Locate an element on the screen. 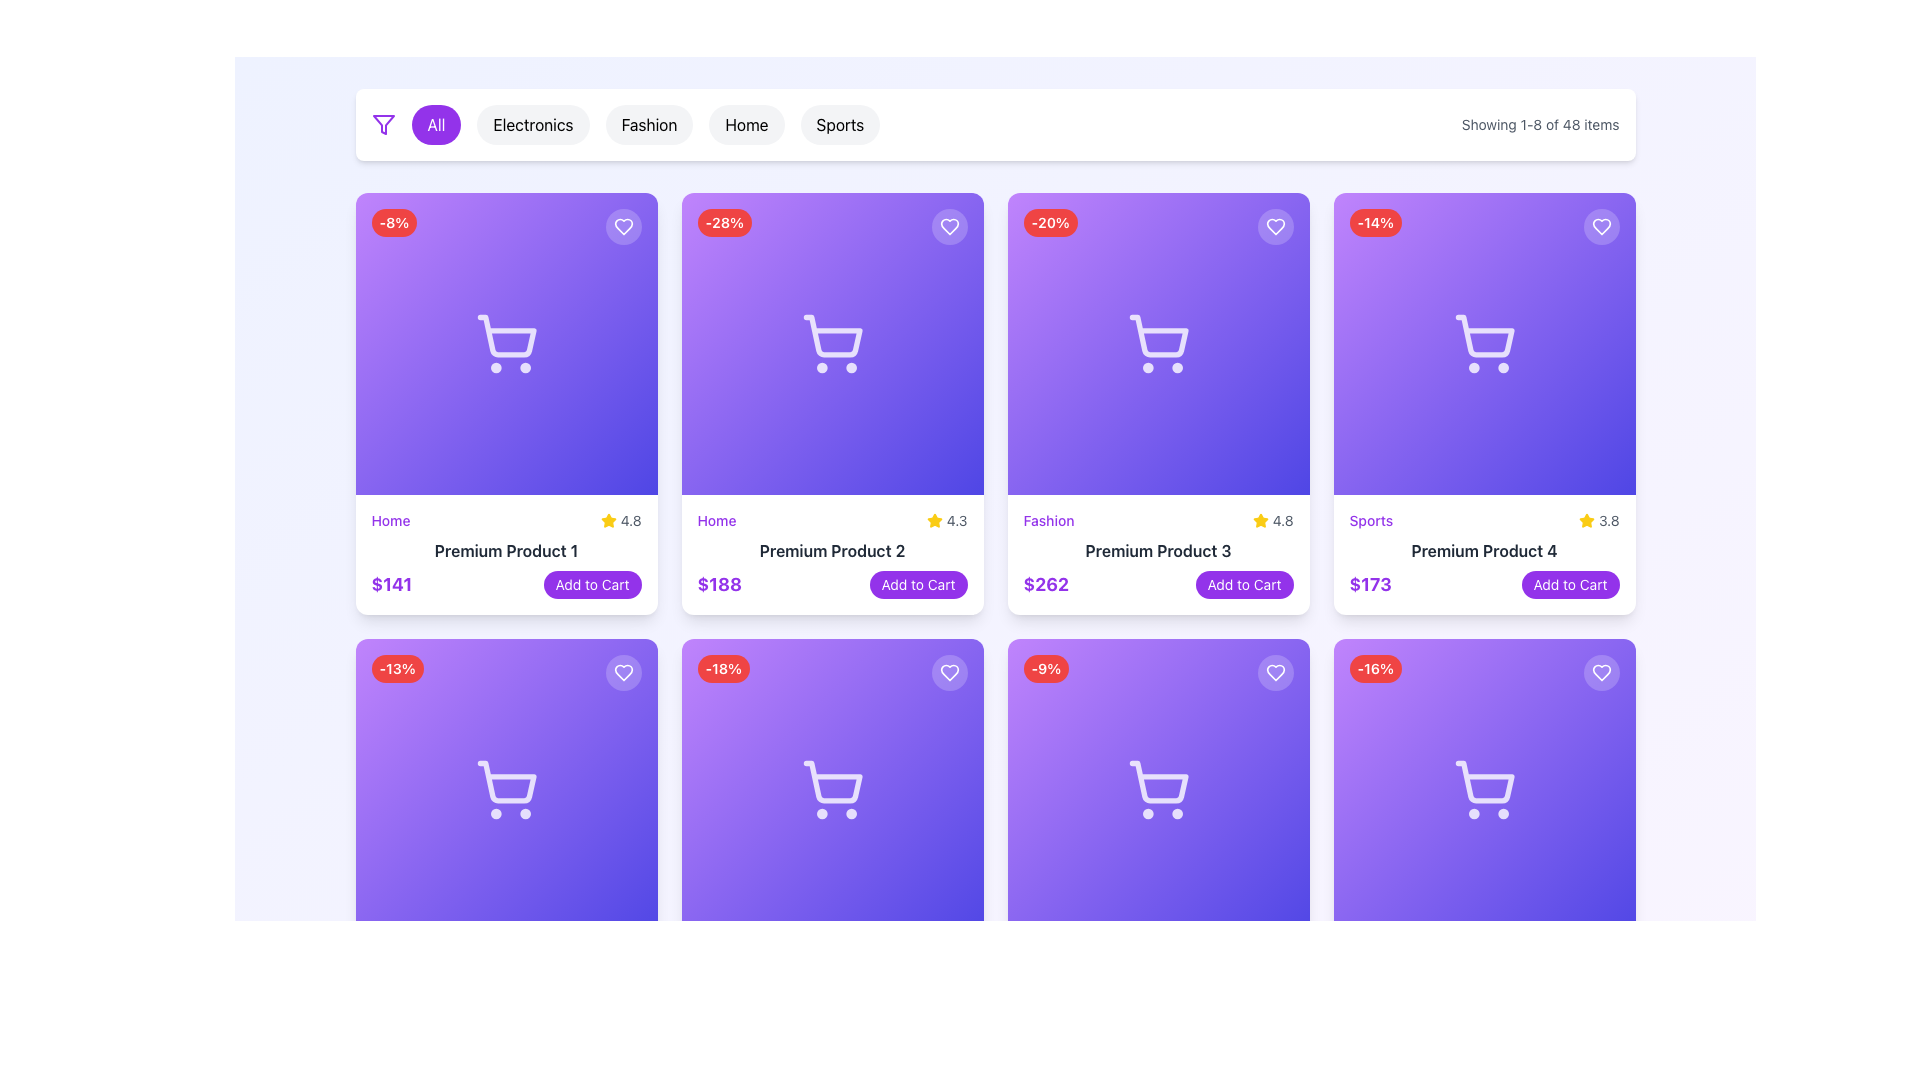 The width and height of the screenshot is (1920, 1080). the favorite button located in the top-right corner of the first card in the grid, which is part of a purple gradient card and near the '-8%' discount label is located at coordinates (622, 226).